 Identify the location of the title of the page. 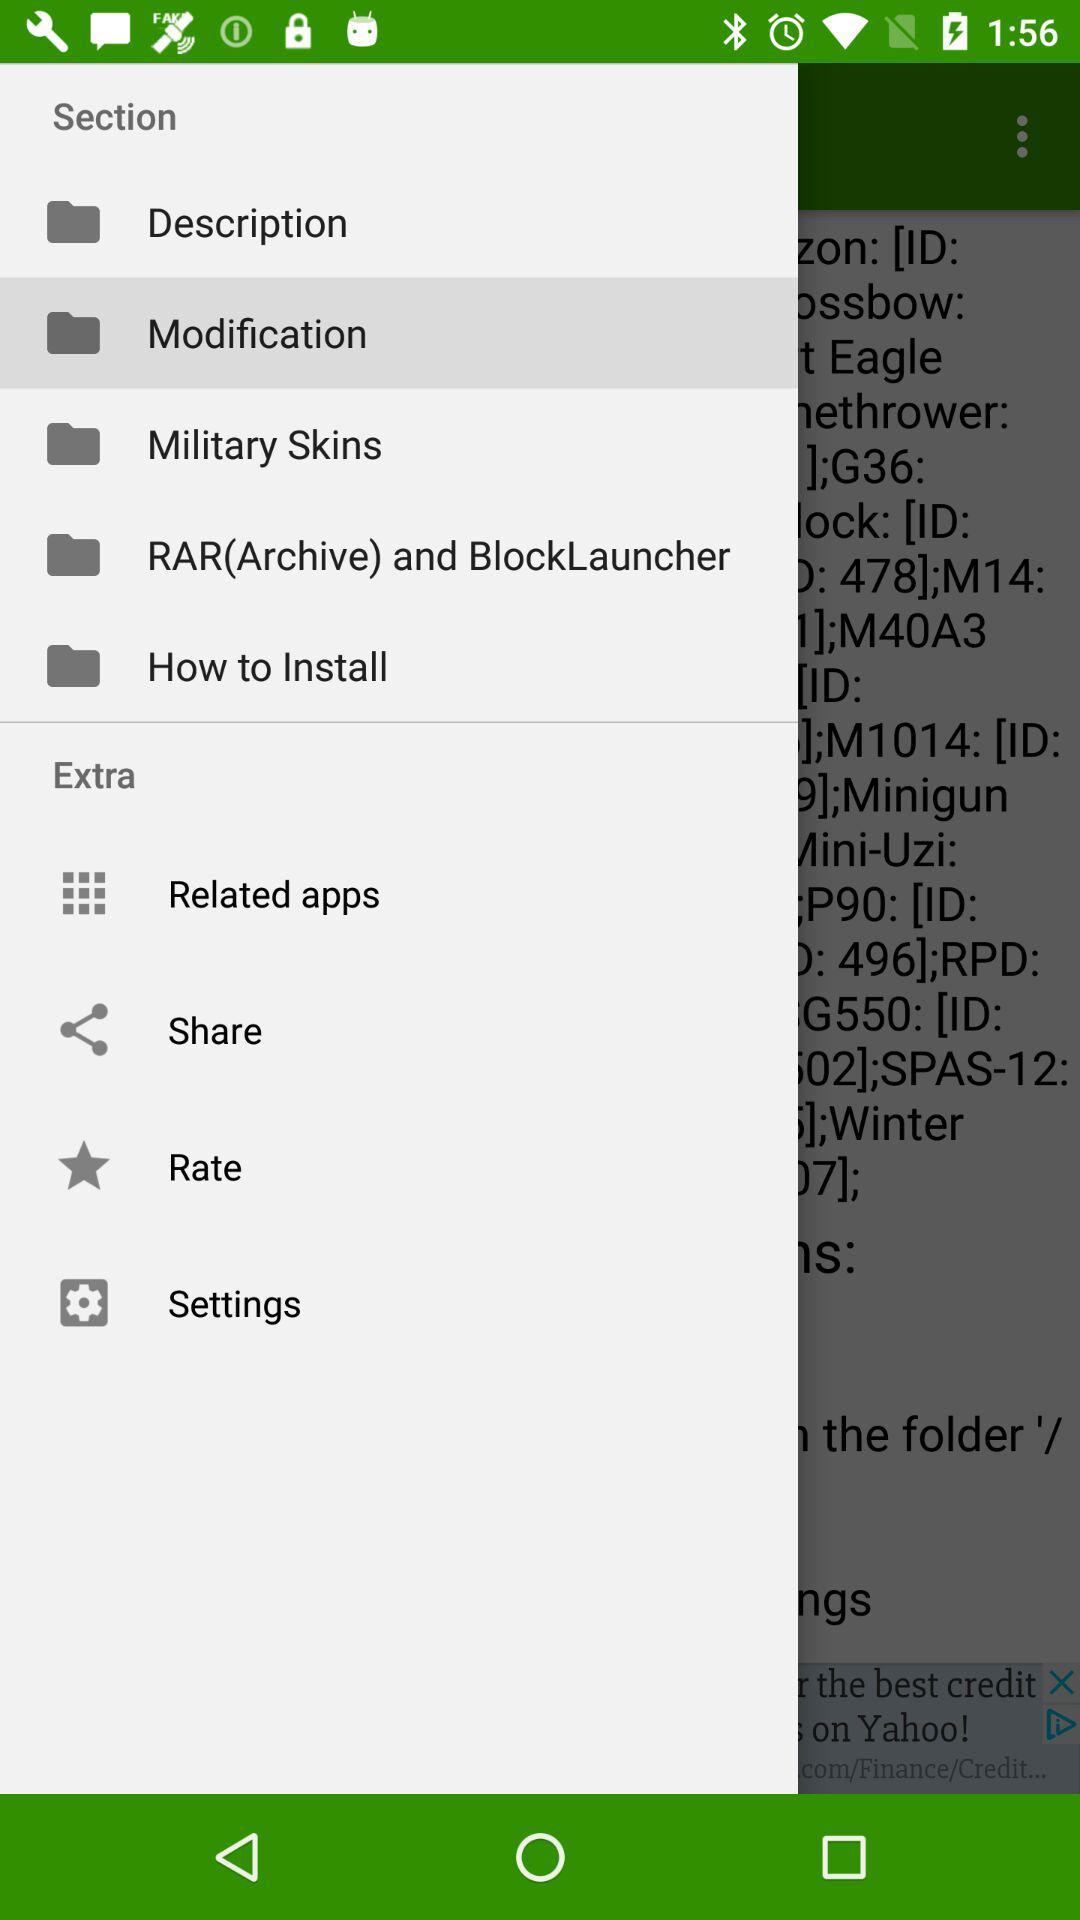
(404, 114).